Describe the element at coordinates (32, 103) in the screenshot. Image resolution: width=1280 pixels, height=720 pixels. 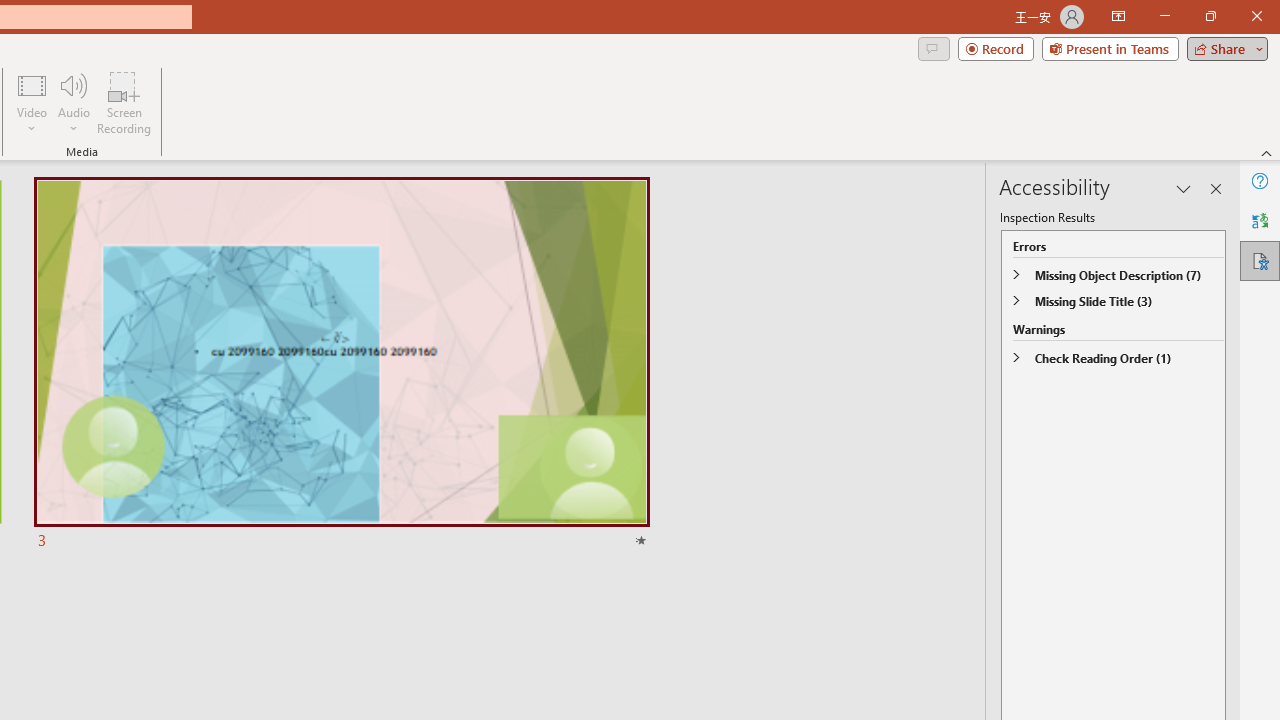
I see `'Video'` at that location.